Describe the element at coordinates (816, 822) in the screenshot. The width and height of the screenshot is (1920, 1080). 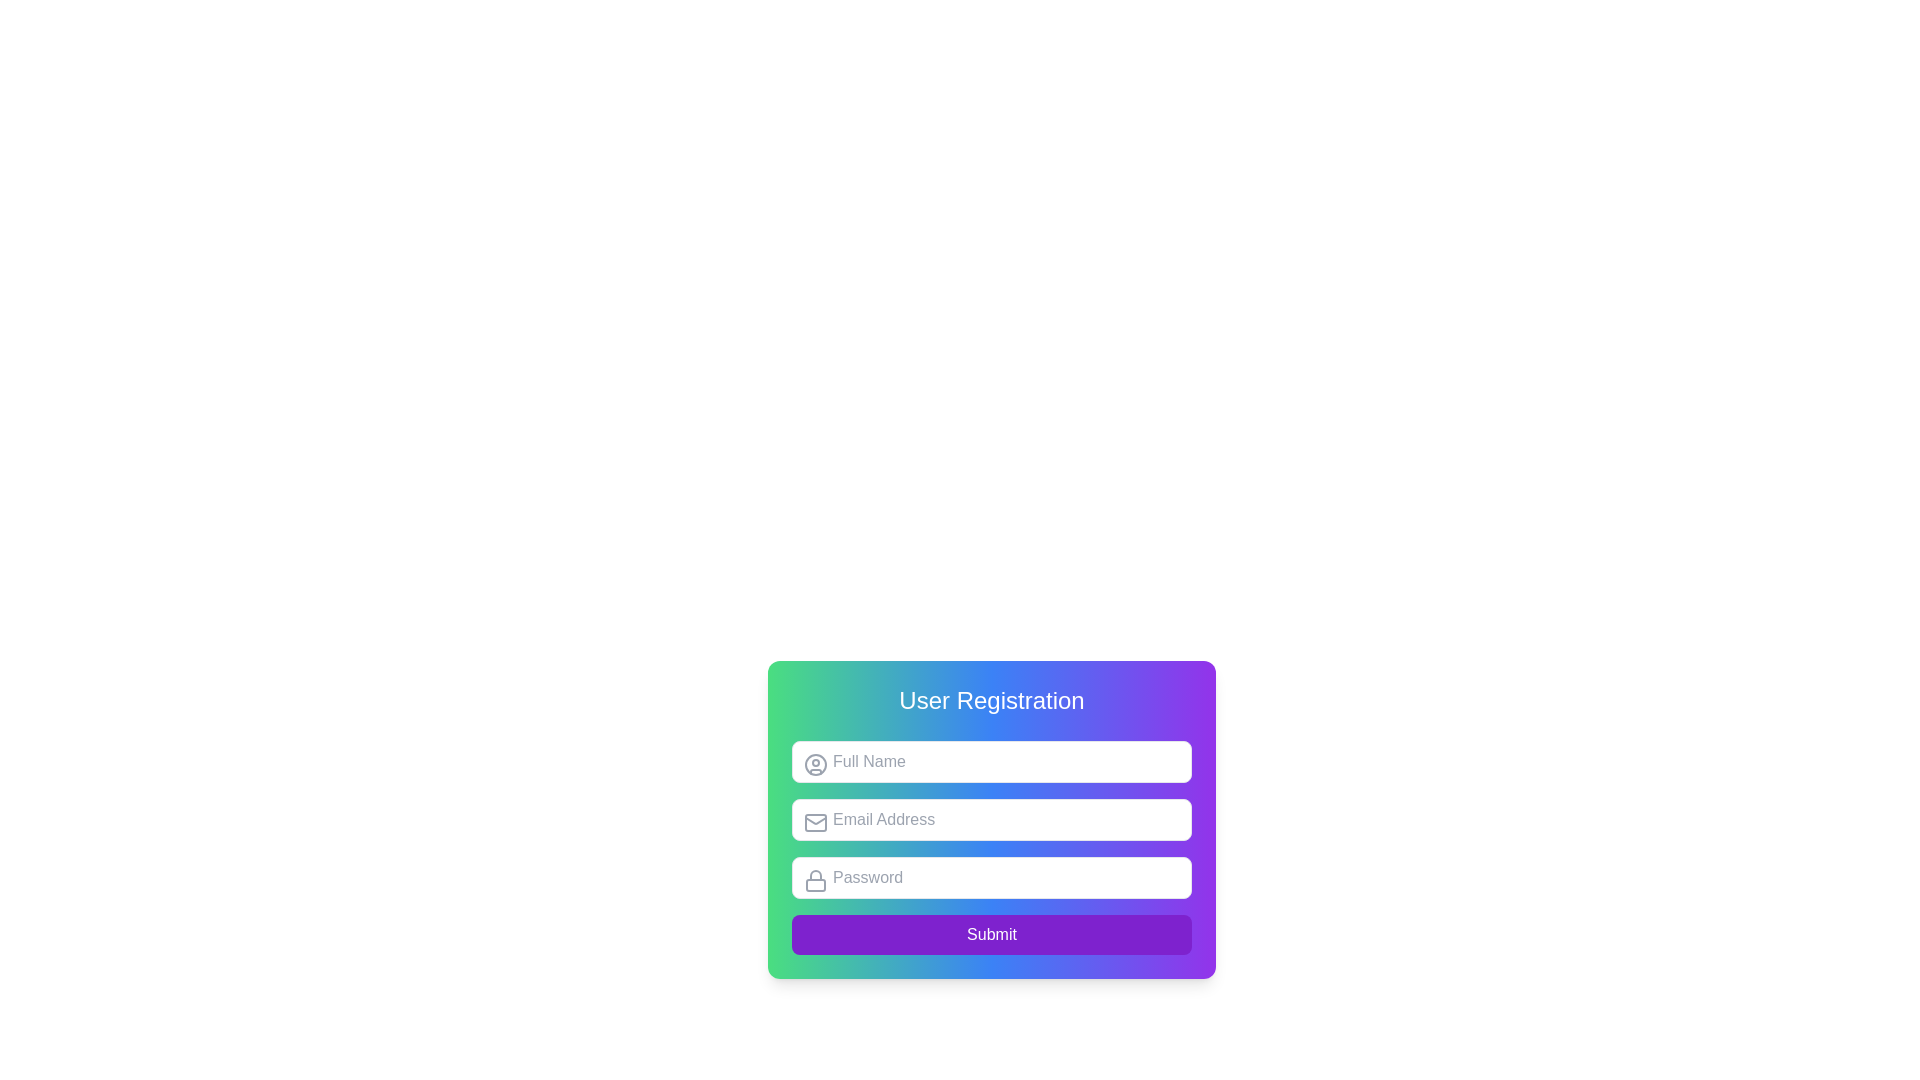
I see `the email address icon located at the top-left corner of the email input field` at that location.